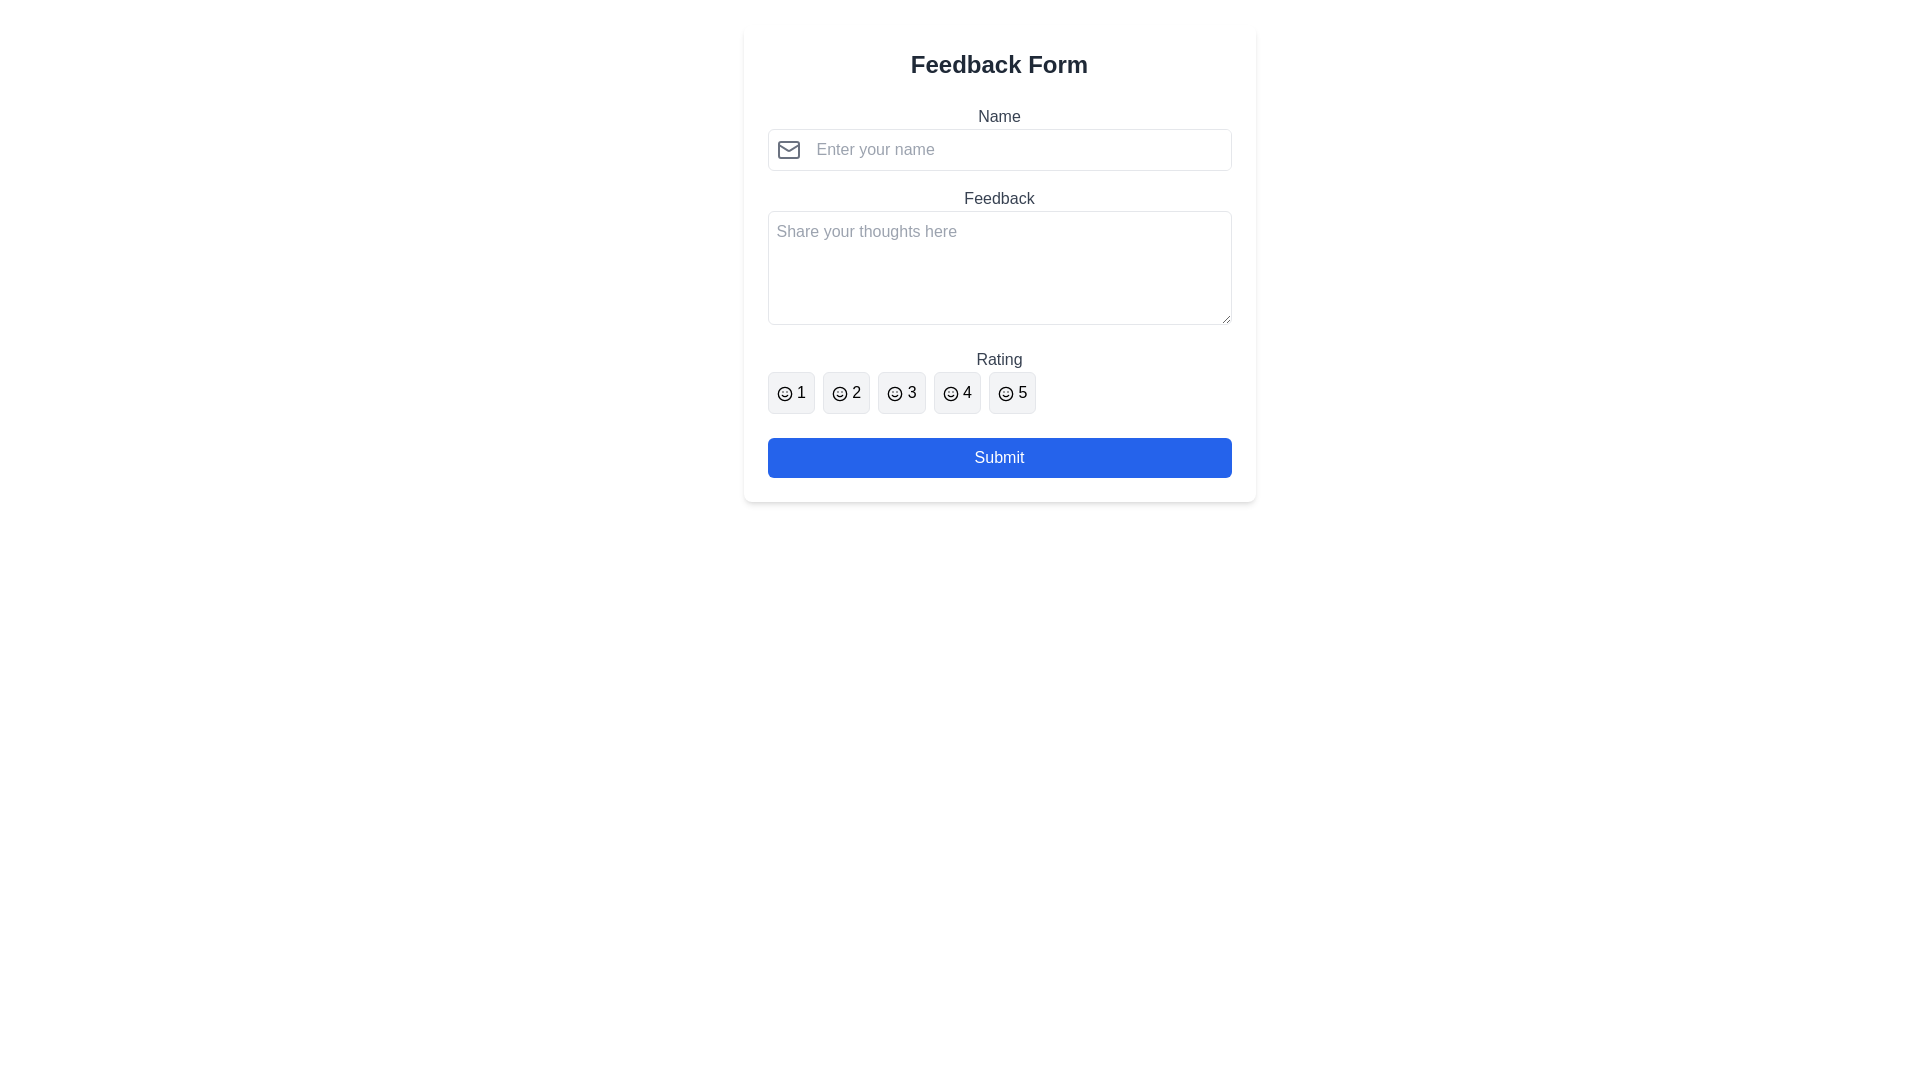 This screenshot has height=1080, width=1920. I want to click on the fifth button in the 'Feedback Form' interface, which features a smiley face icon and the number '5', so click(1012, 393).